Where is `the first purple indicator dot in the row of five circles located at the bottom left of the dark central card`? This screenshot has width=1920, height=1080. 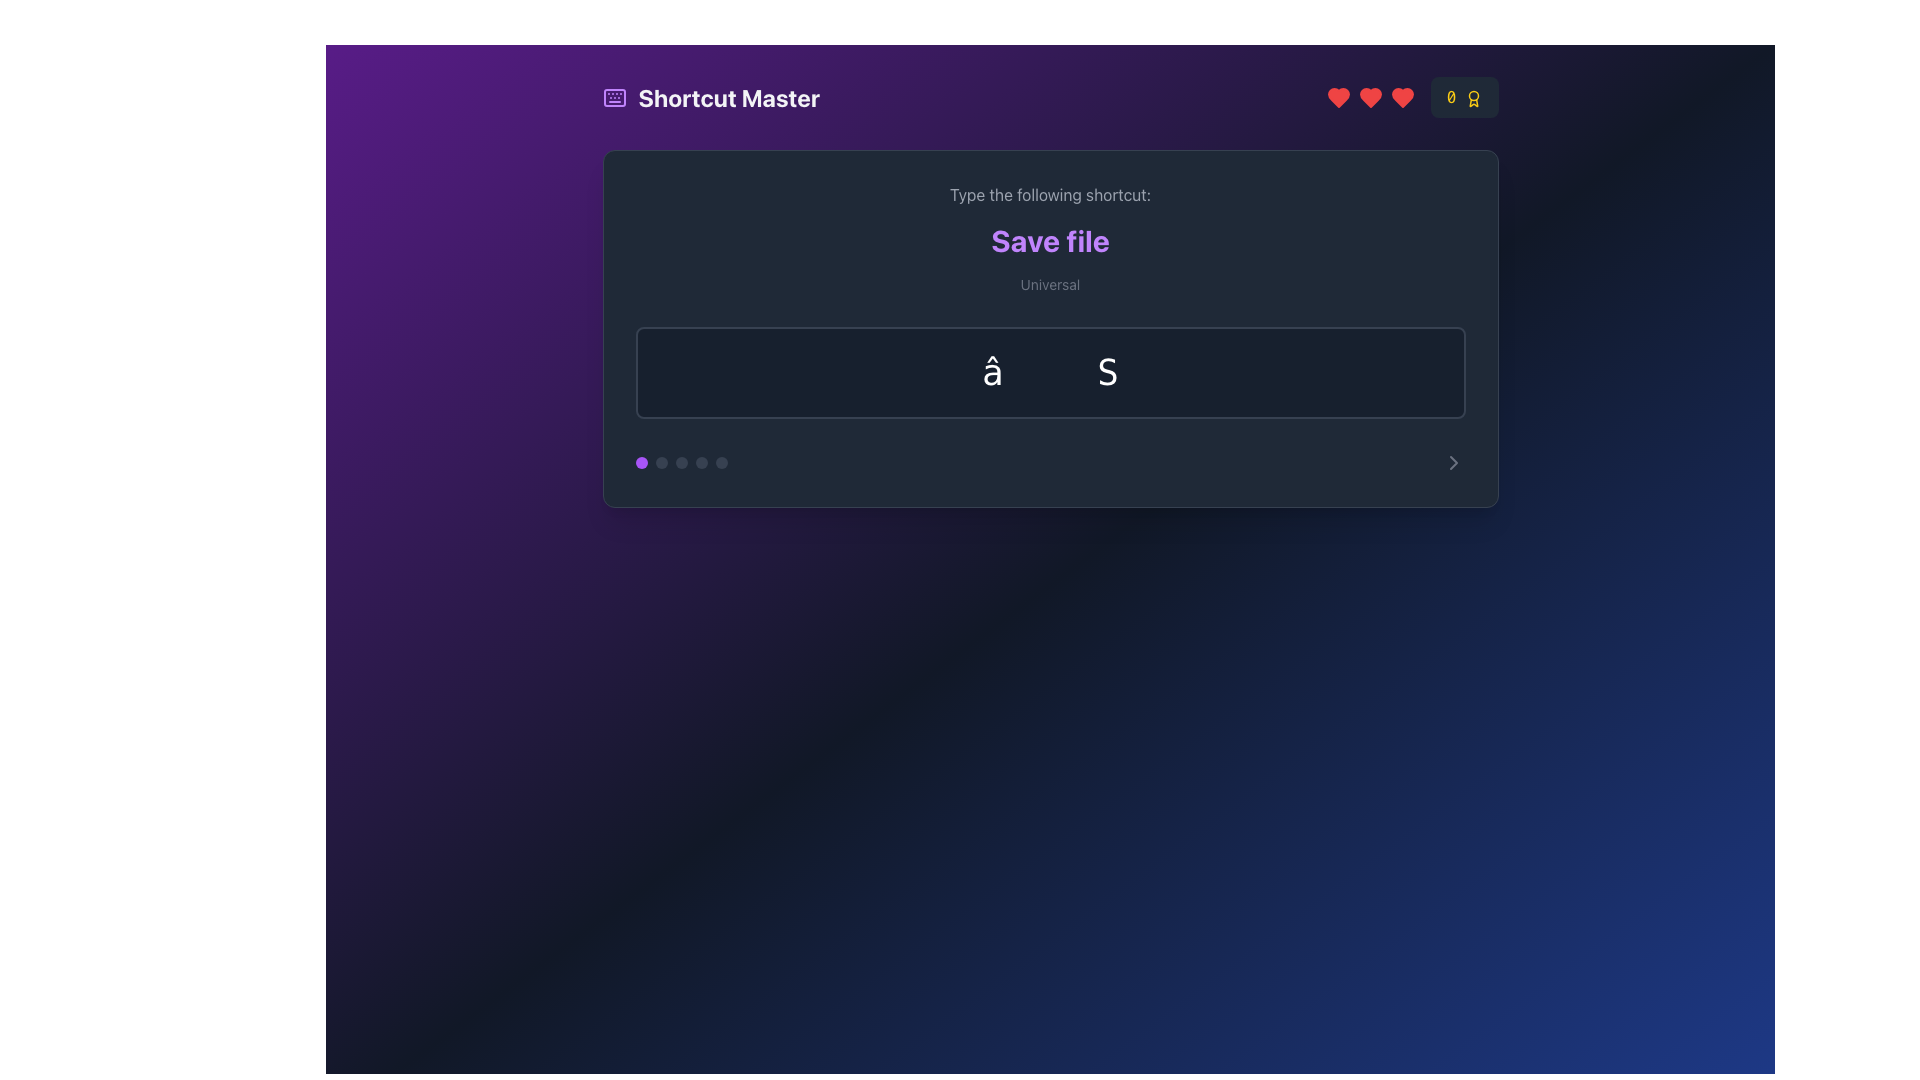 the first purple indicator dot in the row of five circles located at the bottom left of the dark central card is located at coordinates (641, 462).